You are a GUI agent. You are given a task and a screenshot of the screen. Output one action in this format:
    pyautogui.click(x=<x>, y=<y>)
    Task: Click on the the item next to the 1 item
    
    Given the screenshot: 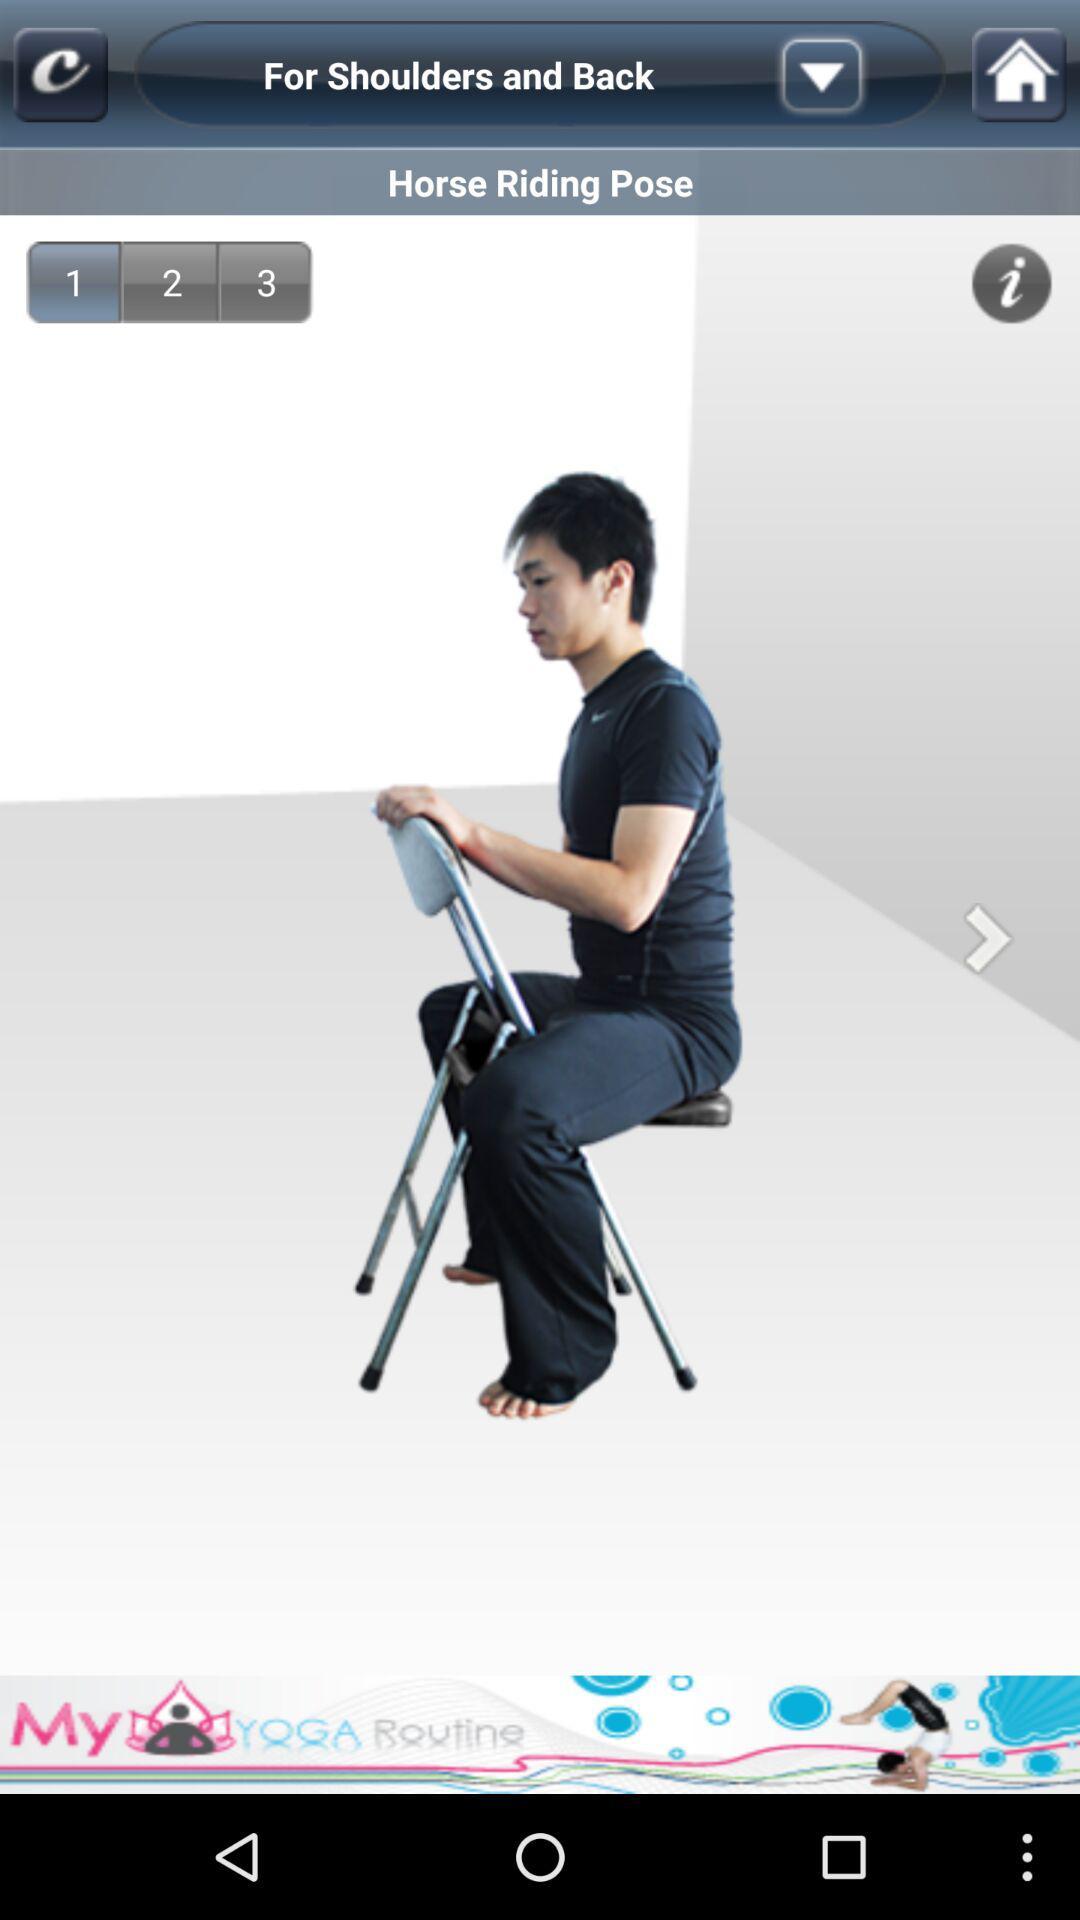 What is the action you would take?
    pyautogui.click(x=171, y=281)
    